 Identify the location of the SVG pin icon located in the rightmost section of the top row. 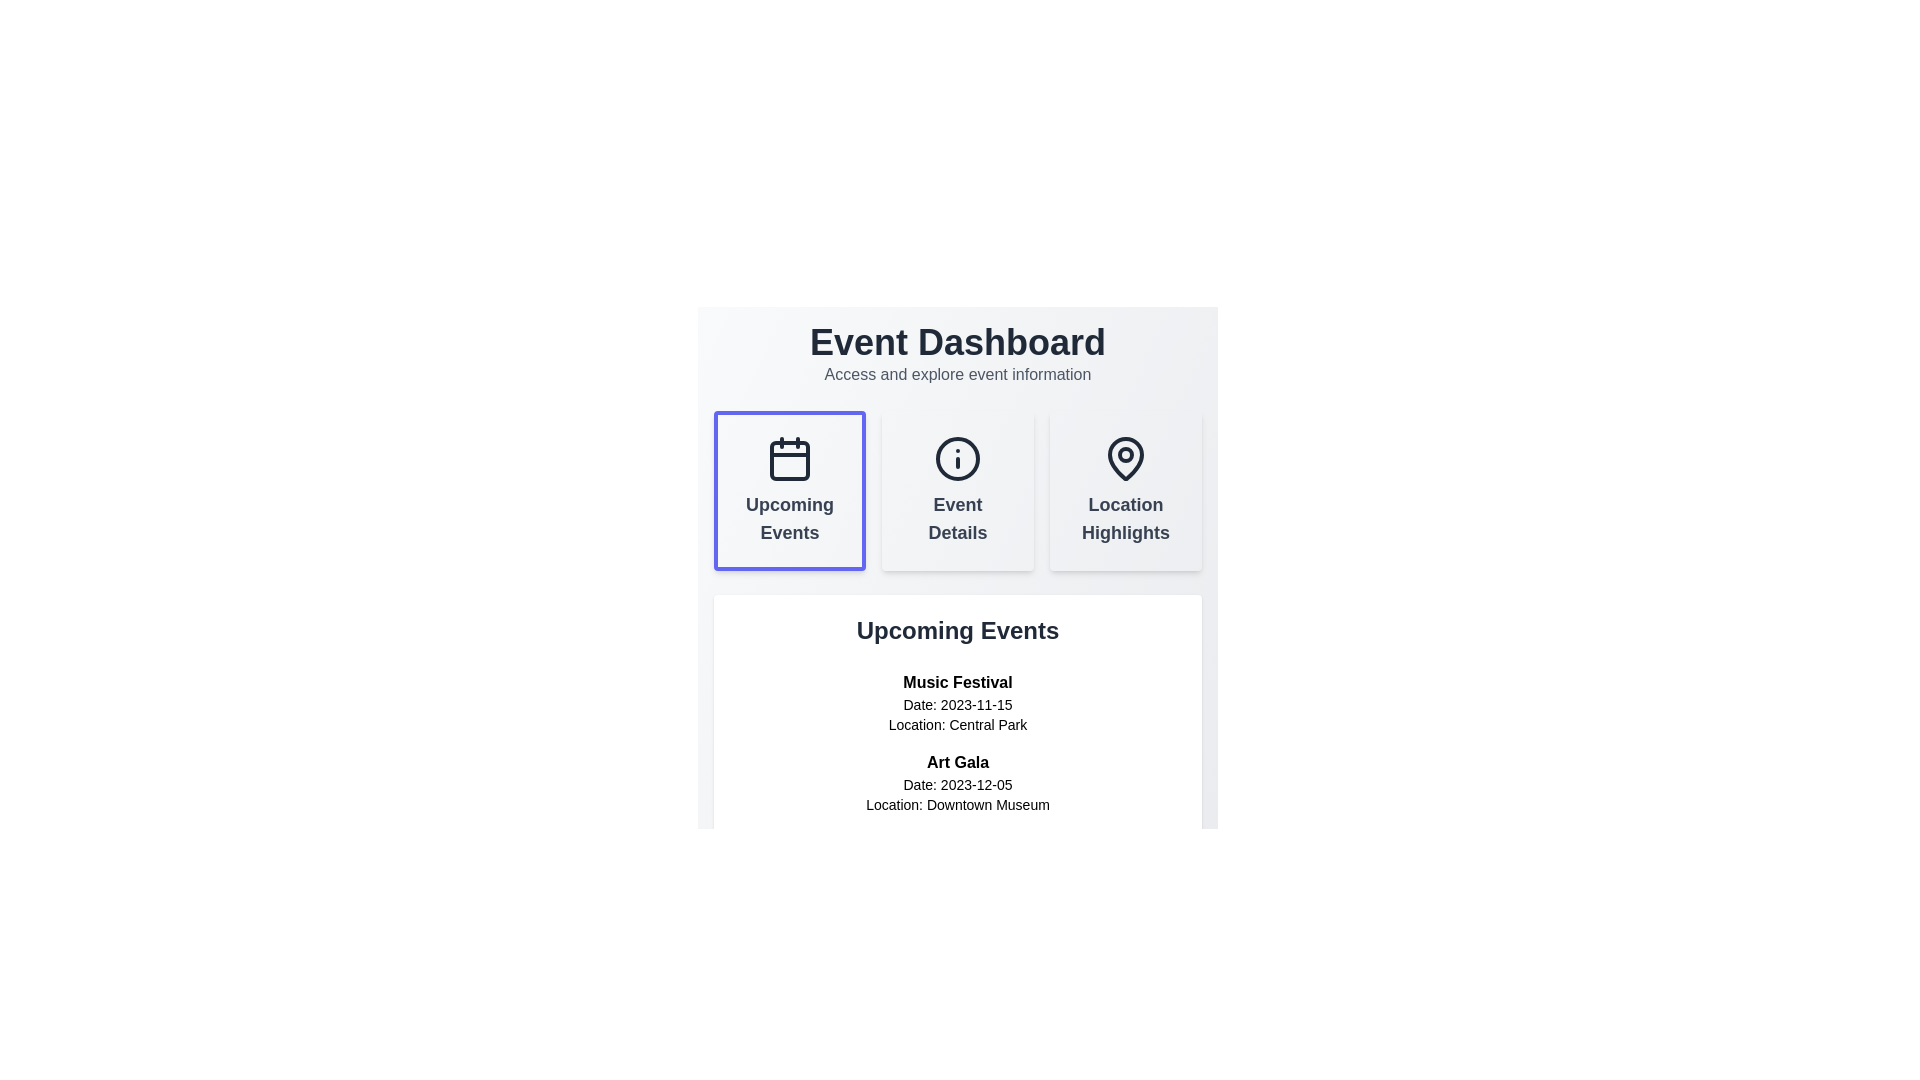
(1126, 458).